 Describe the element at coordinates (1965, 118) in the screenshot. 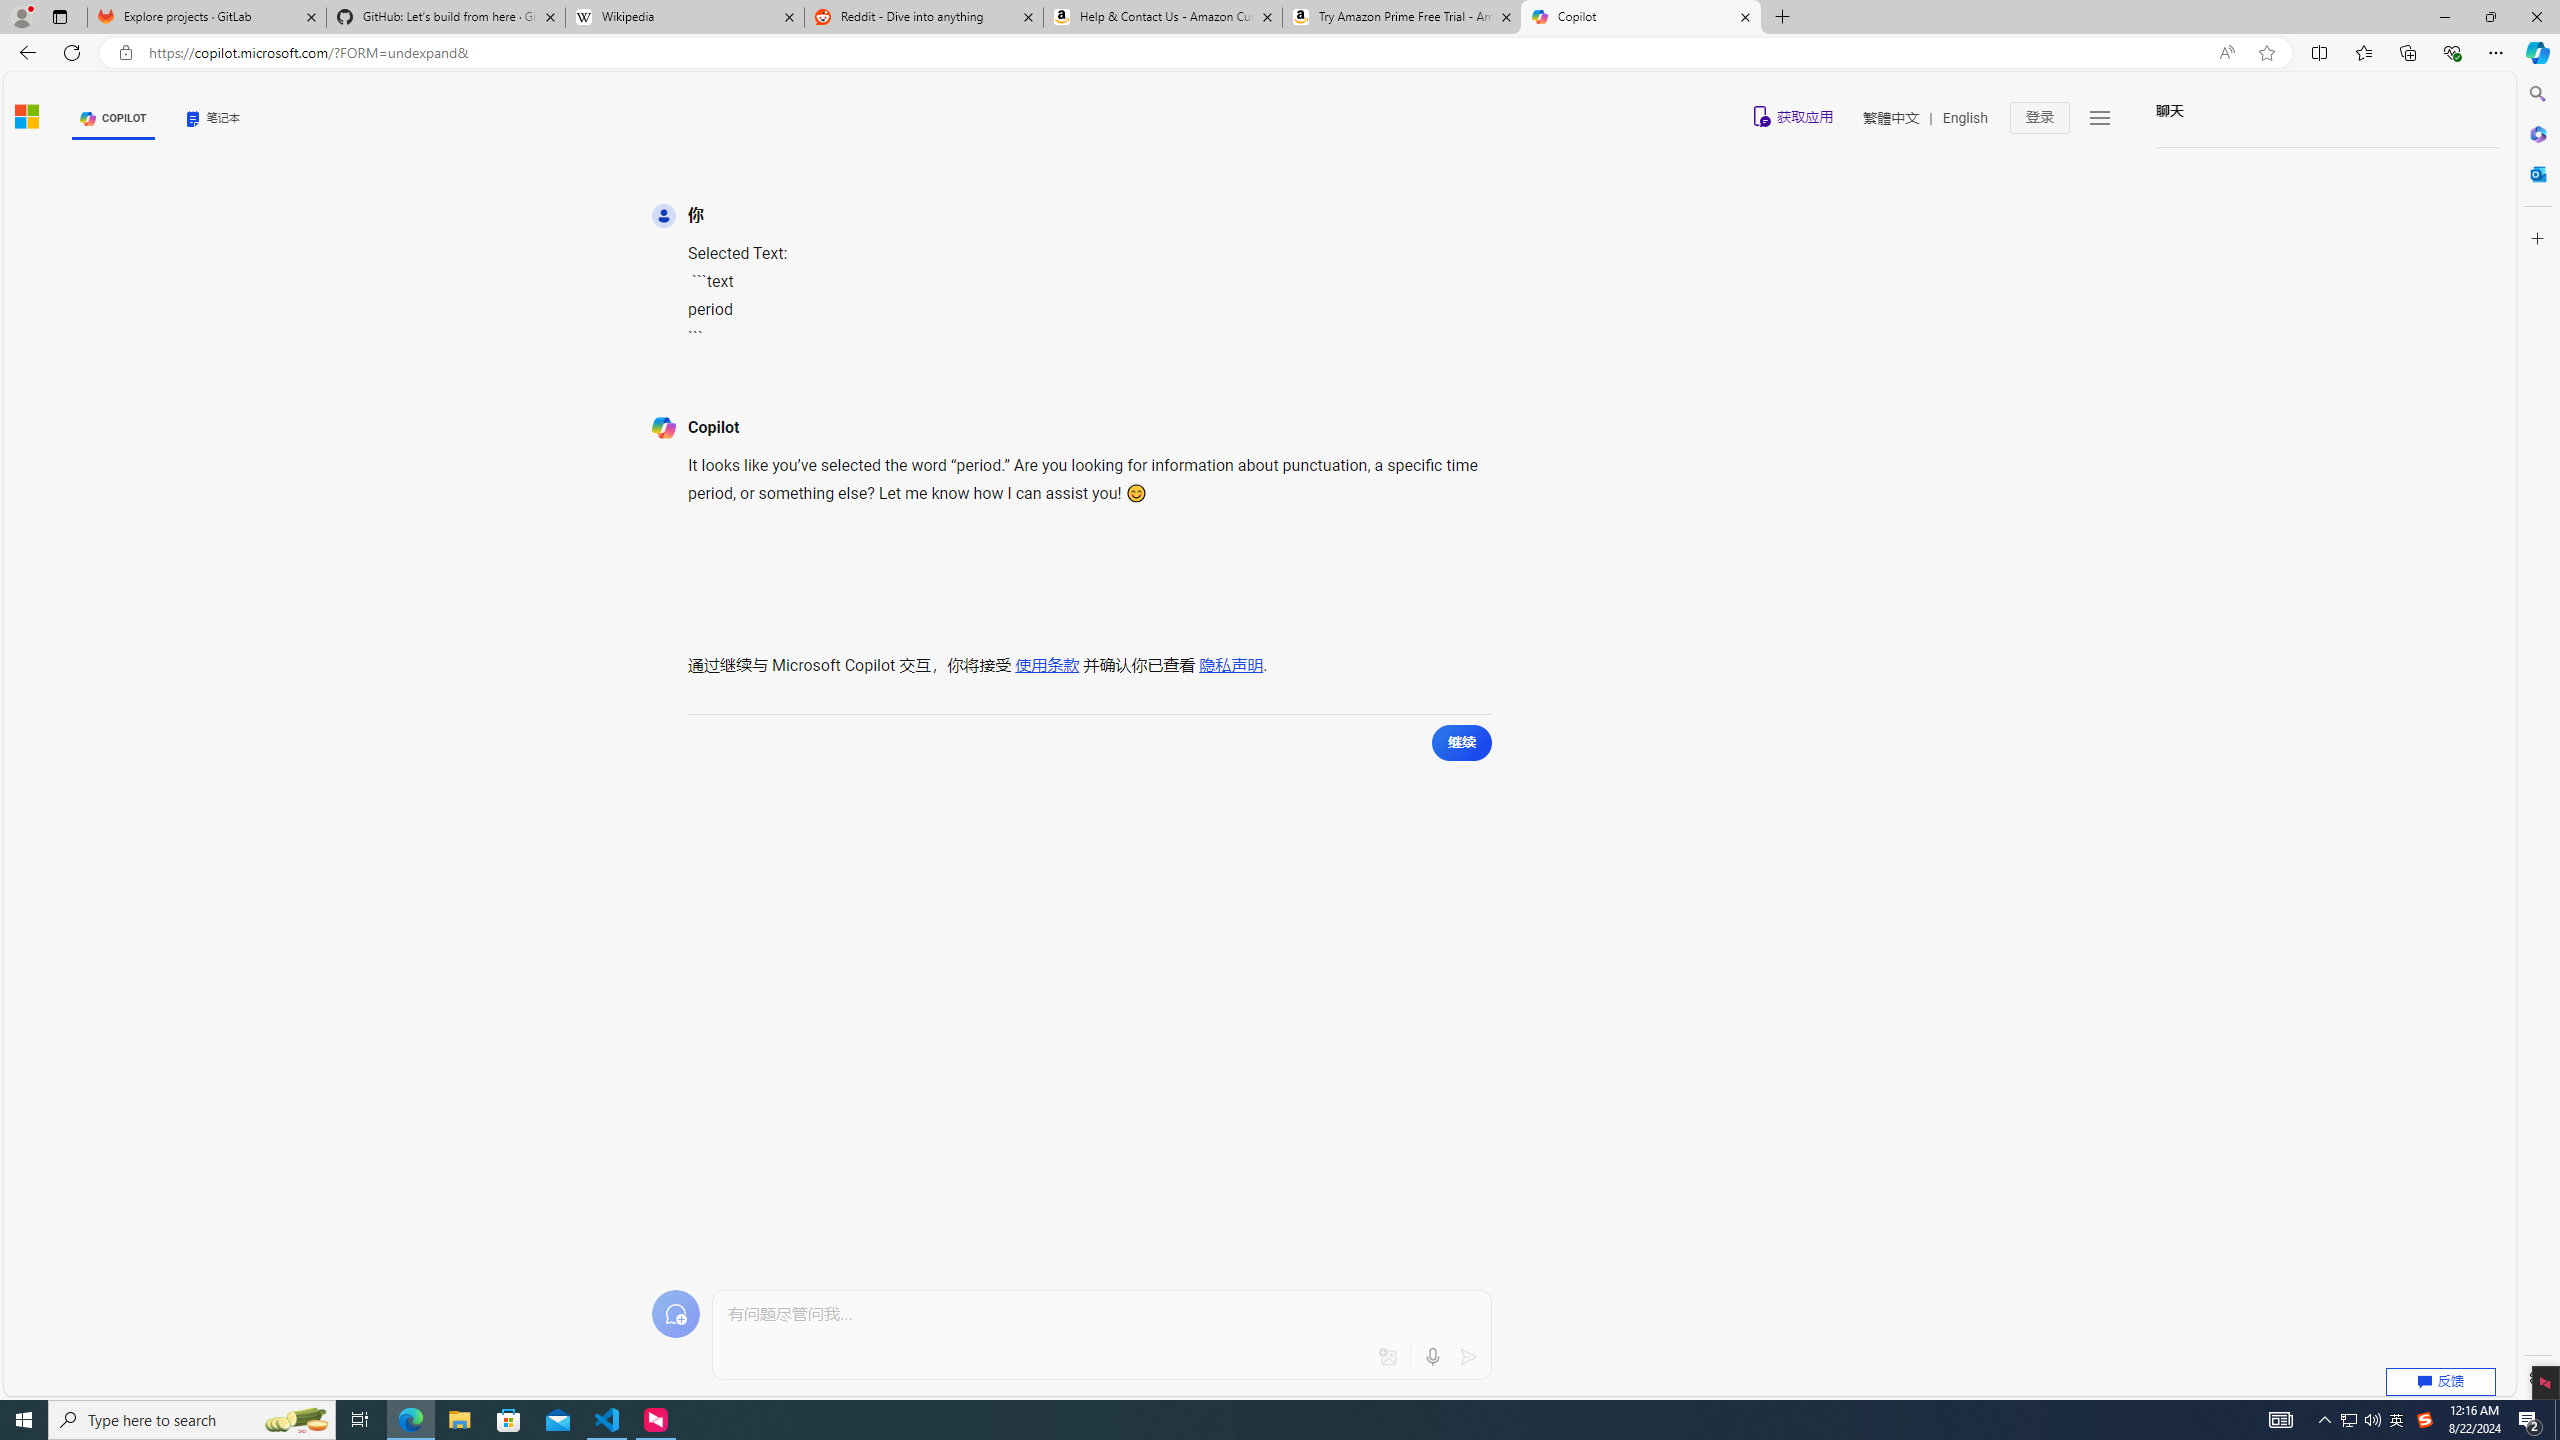

I see `'English'` at that location.